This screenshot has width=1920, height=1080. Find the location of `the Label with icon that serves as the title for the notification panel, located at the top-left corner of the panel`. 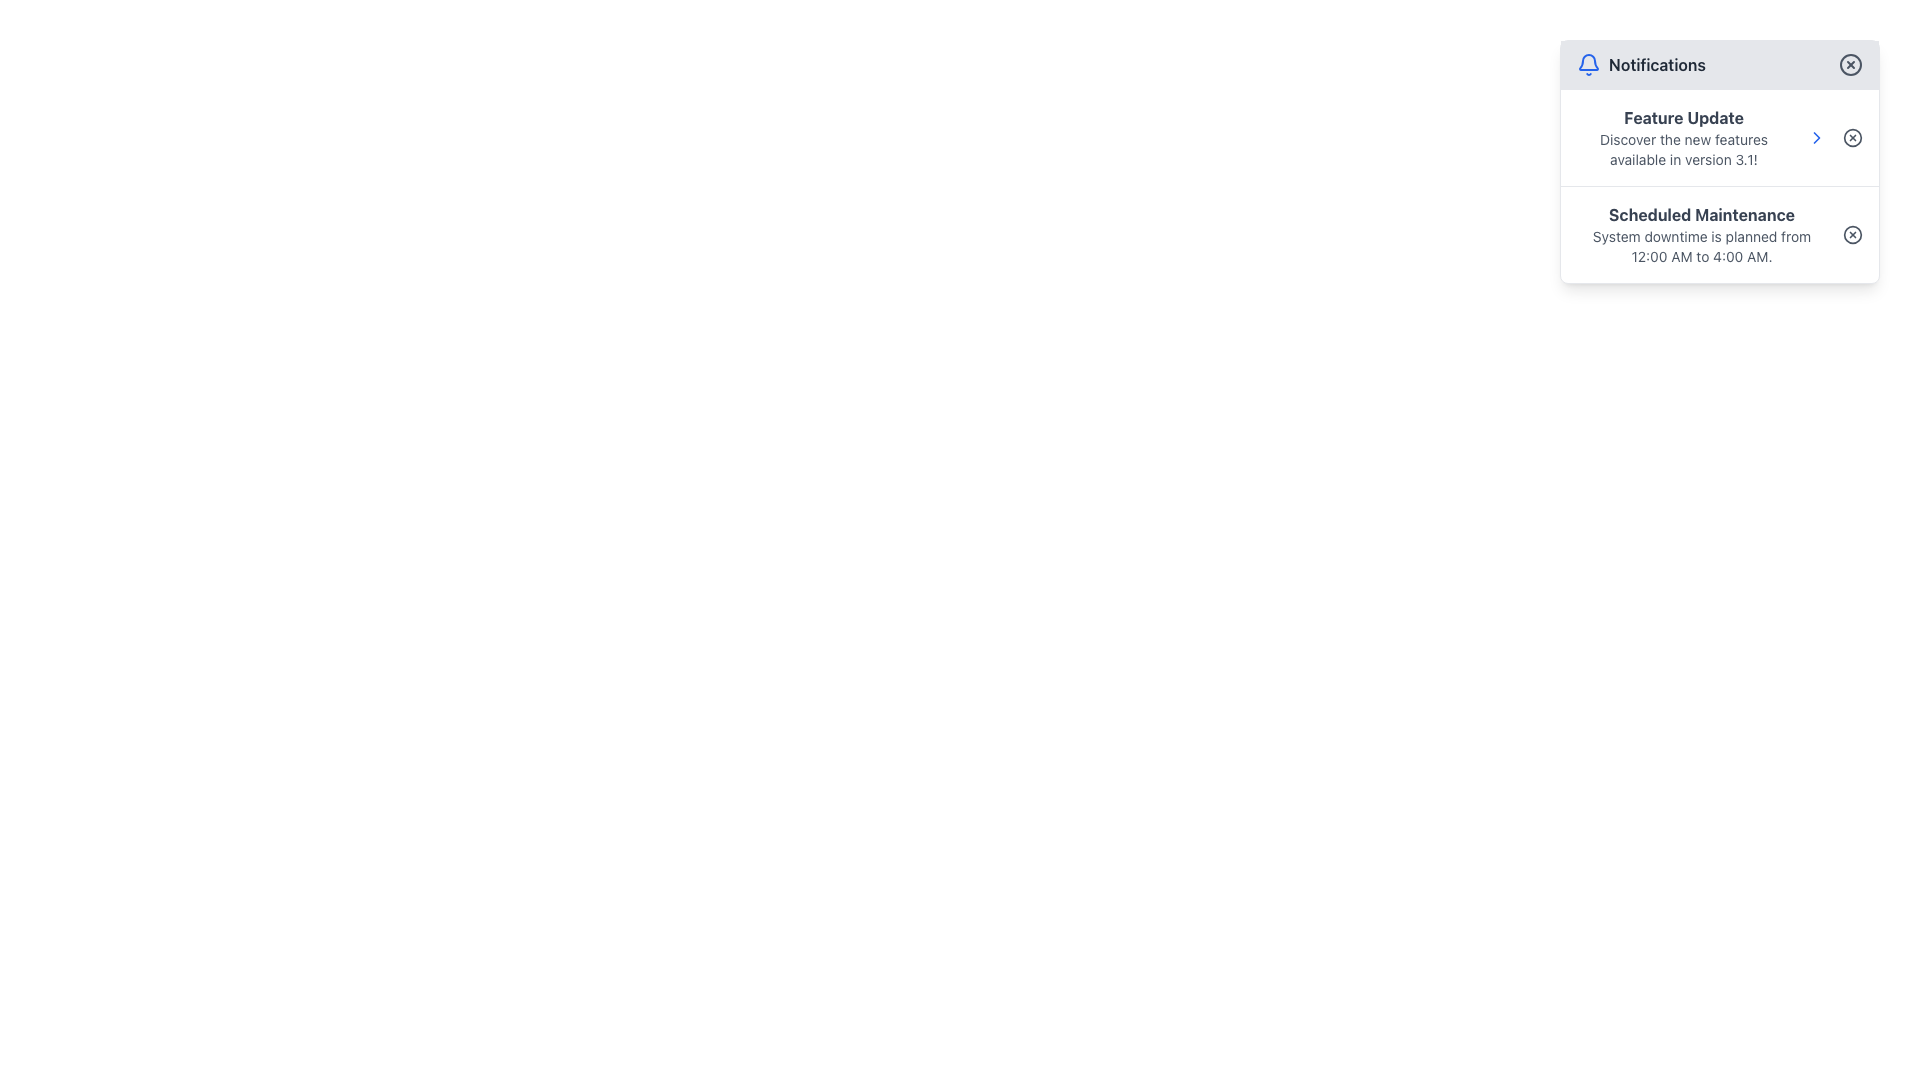

the Label with icon that serves as the title for the notification panel, located at the top-left corner of the panel is located at coordinates (1641, 64).